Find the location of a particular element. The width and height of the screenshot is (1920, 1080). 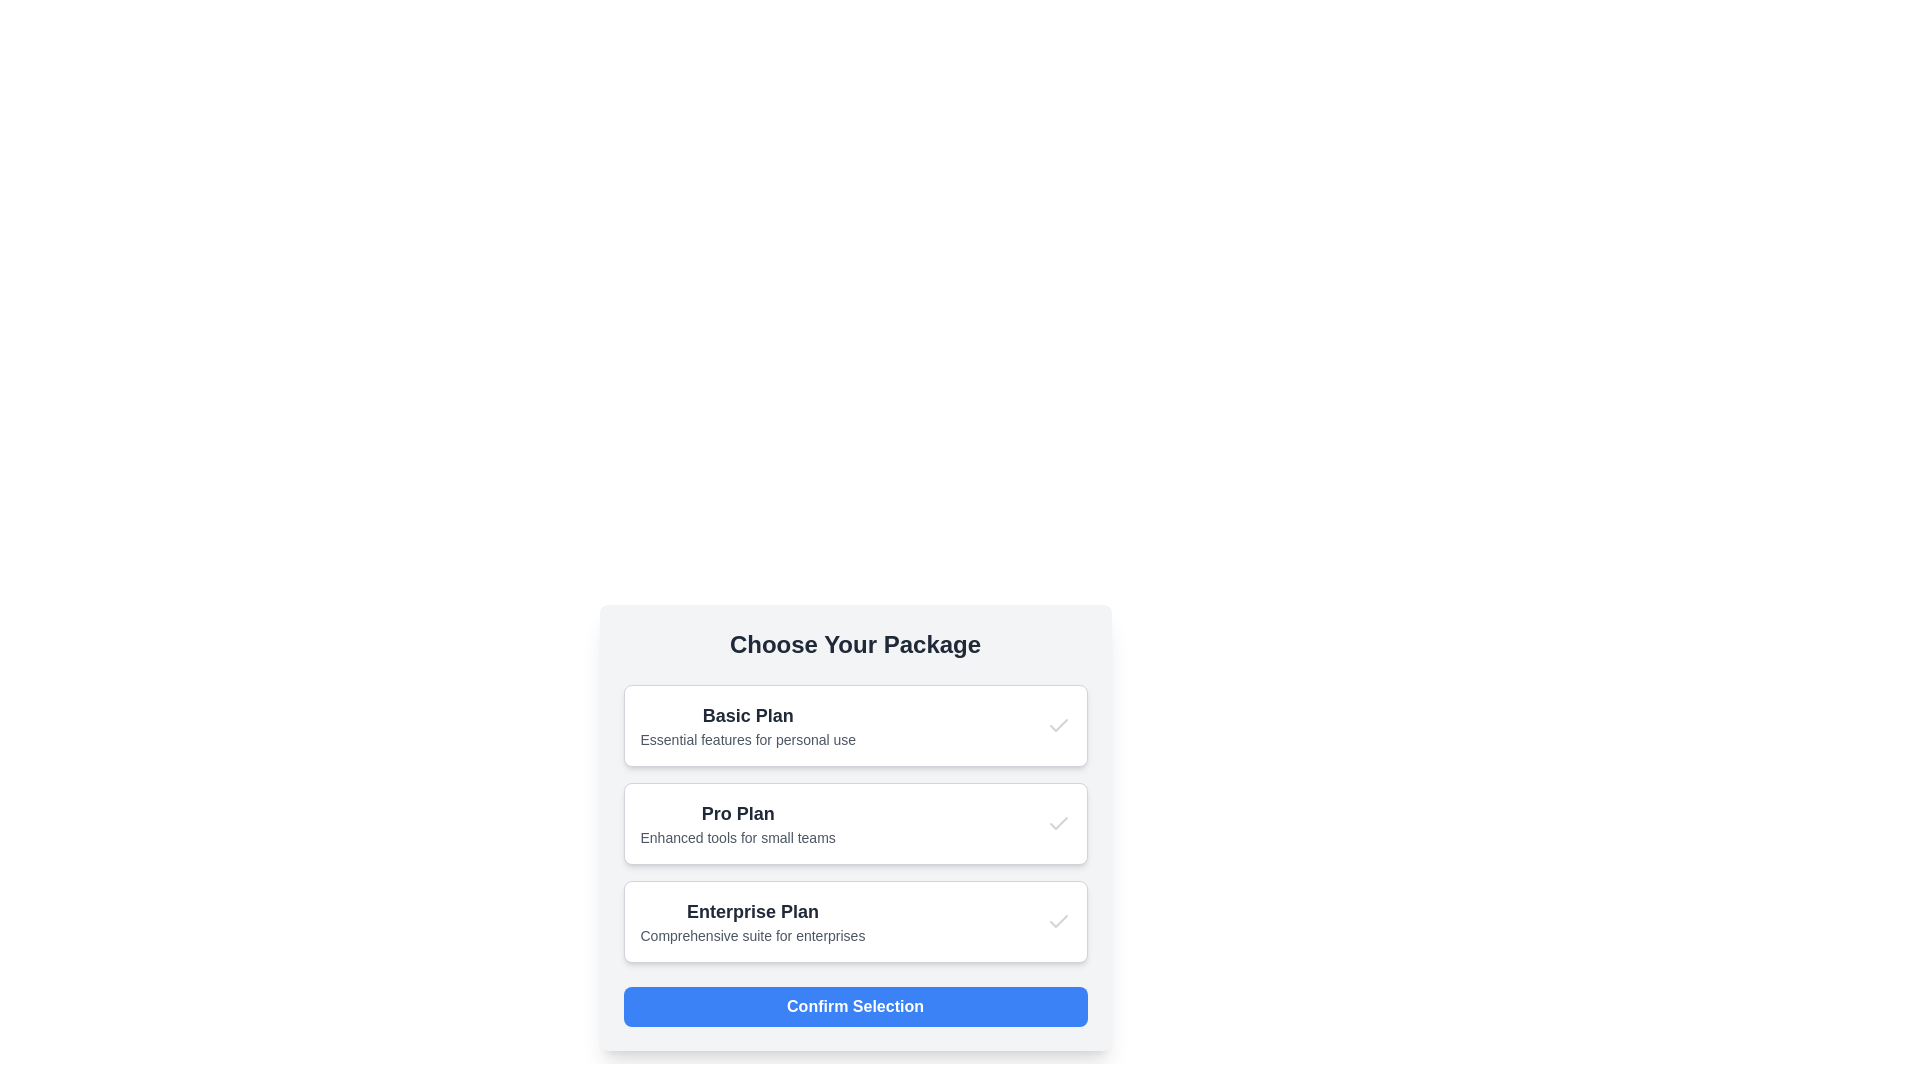

the 'Pro Plan' text label that acts as a header for the plan type, which is centrally aligned above the subtitle in the second selectable option of the plan offerings dialog box is located at coordinates (737, 813).